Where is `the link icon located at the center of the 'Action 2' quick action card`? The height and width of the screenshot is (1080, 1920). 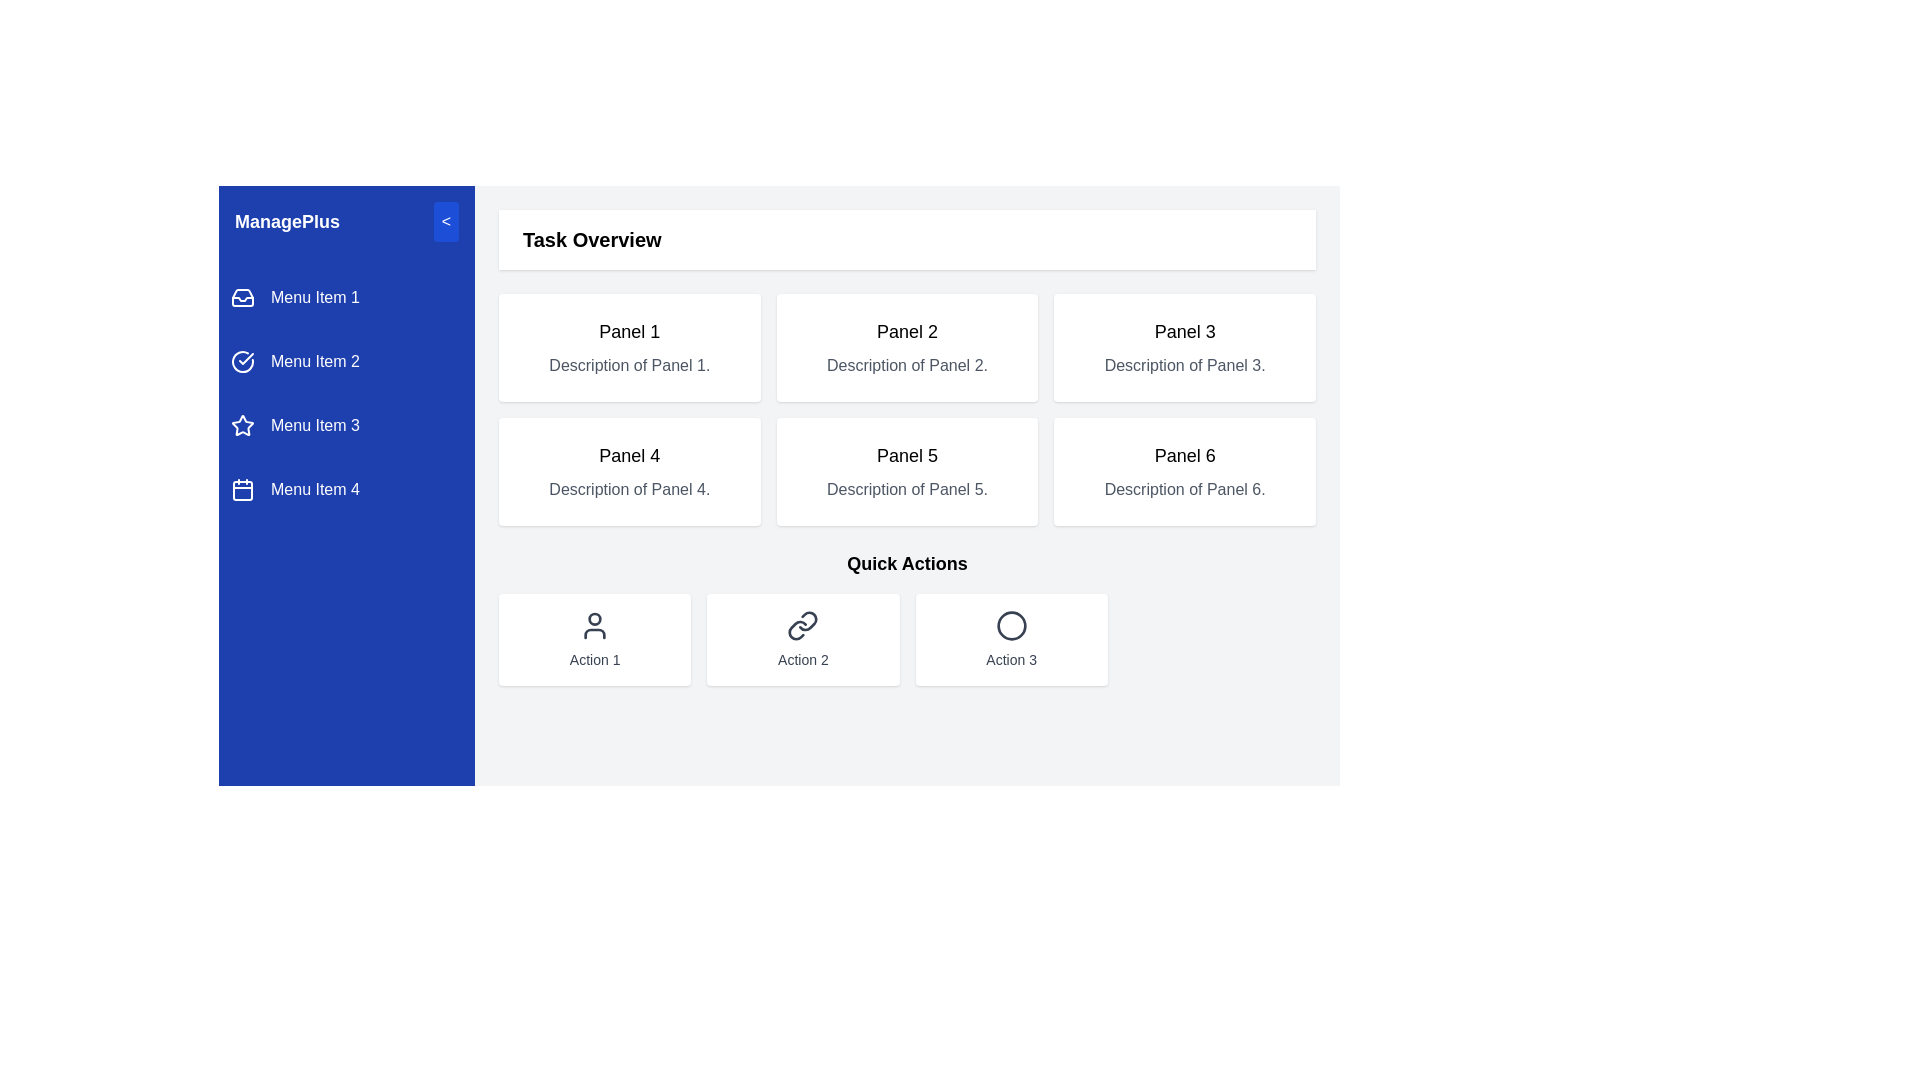 the link icon located at the center of the 'Action 2' quick action card is located at coordinates (803, 624).